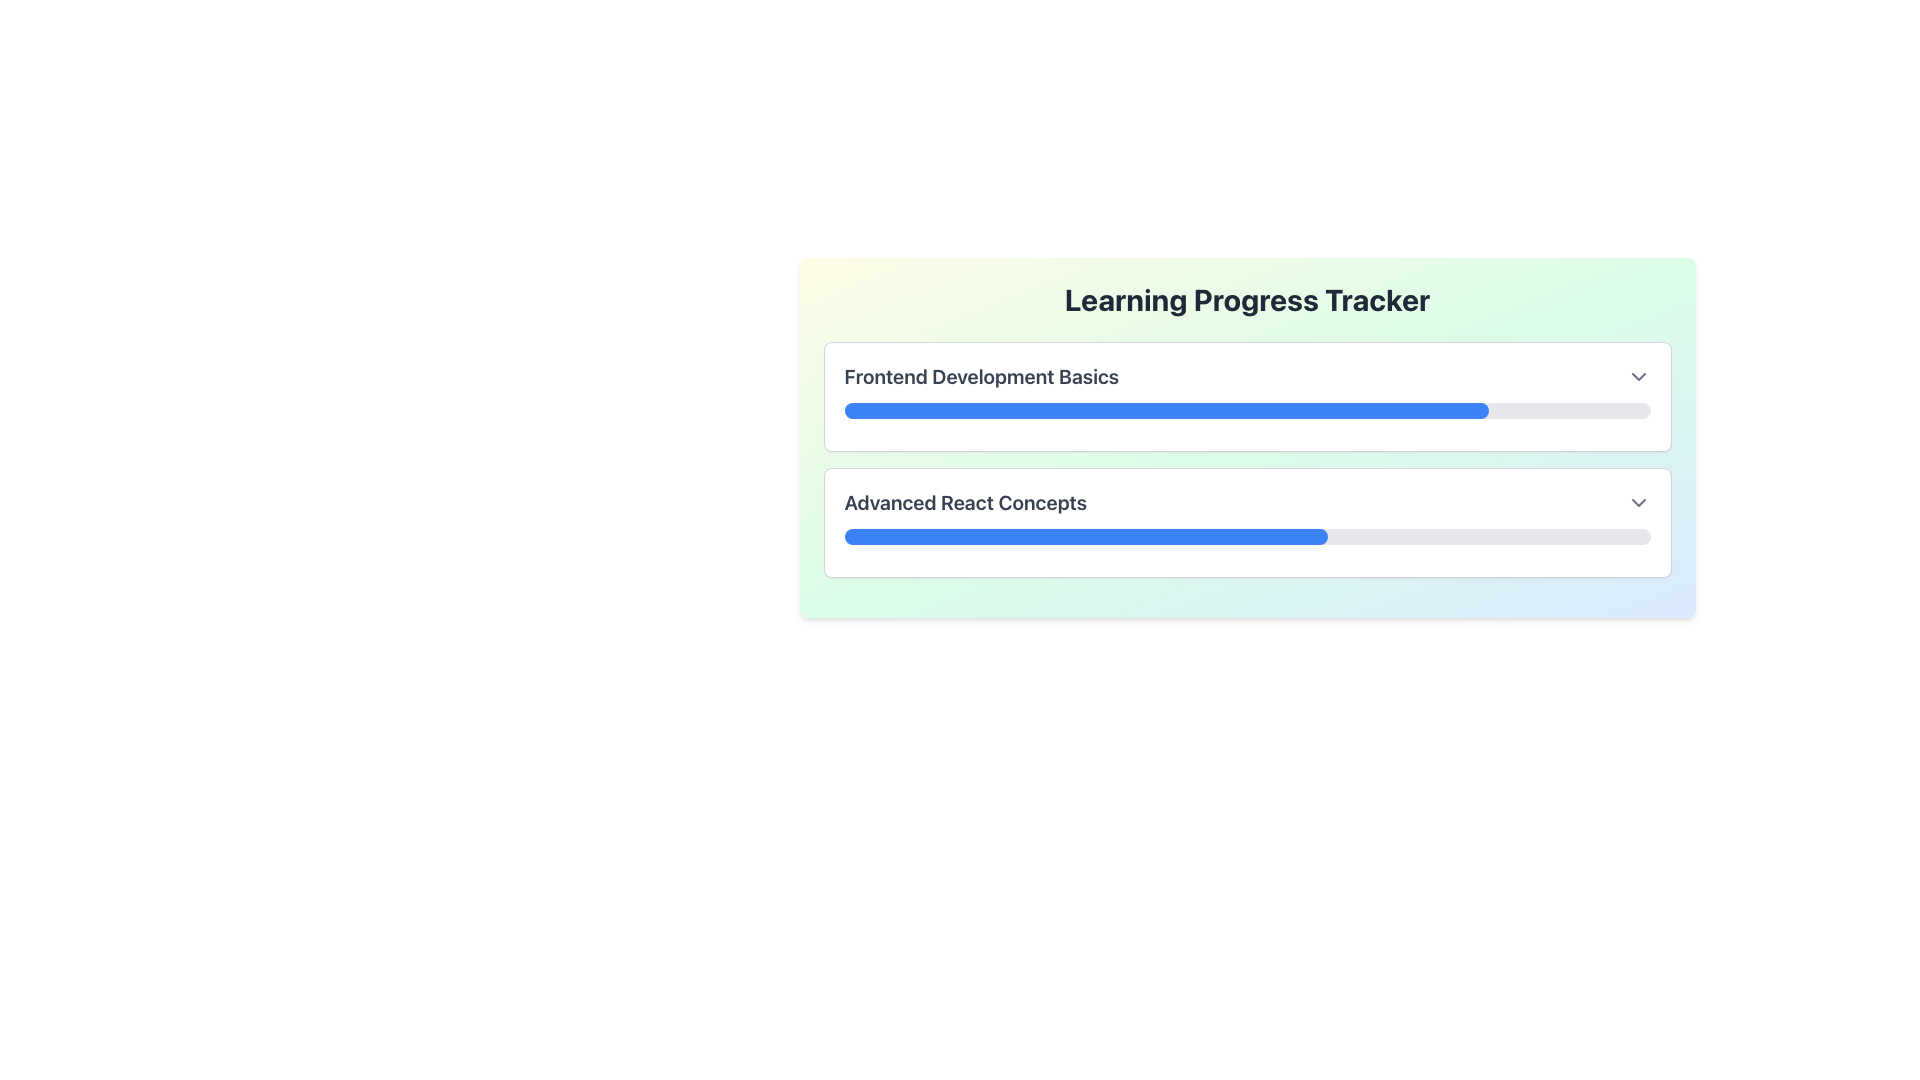 Image resolution: width=1920 pixels, height=1080 pixels. I want to click on the progress bar representing the completion state of the task in the 'Frontend Development Basics' section, so click(1166, 410).